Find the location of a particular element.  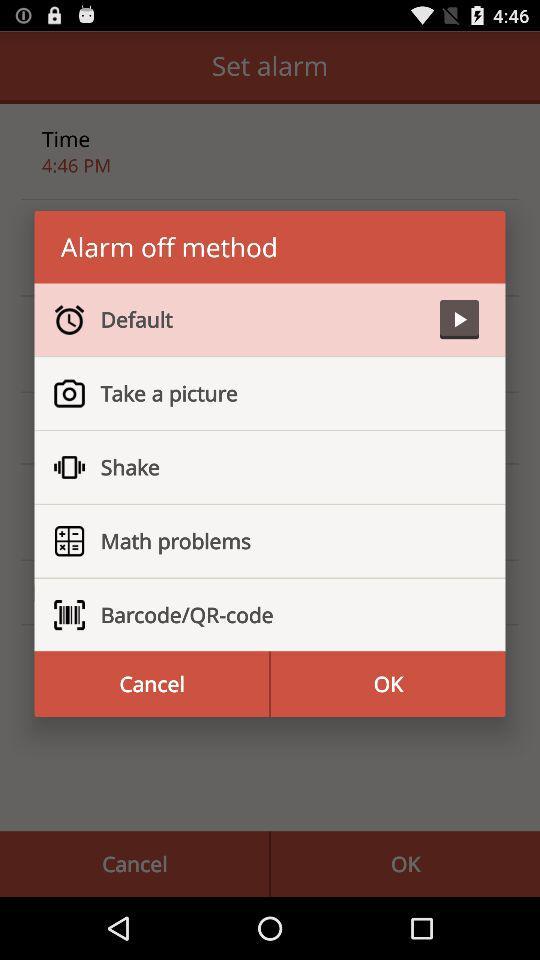

the item below the alarm off method is located at coordinates (262, 319).